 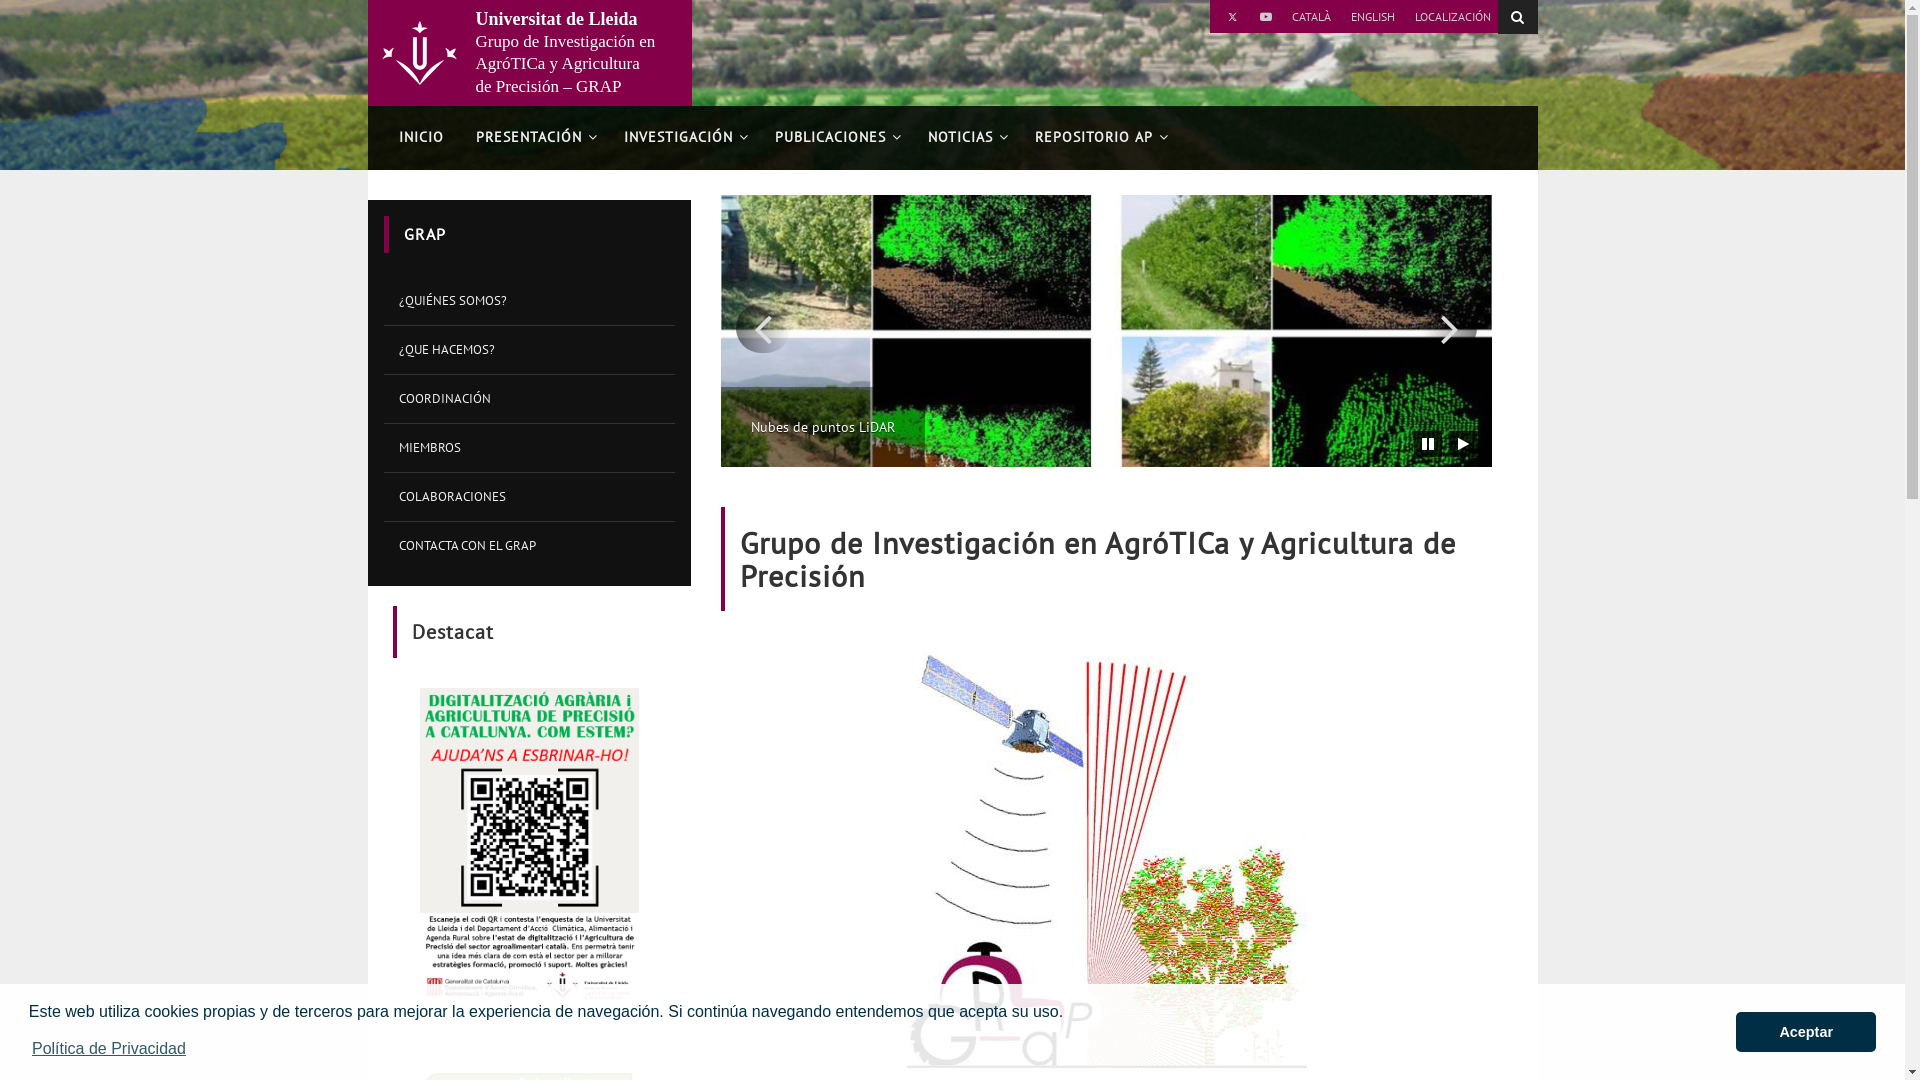 What do you see at coordinates (1265, 16) in the screenshot?
I see `'YOUTUBE'` at bounding box center [1265, 16].